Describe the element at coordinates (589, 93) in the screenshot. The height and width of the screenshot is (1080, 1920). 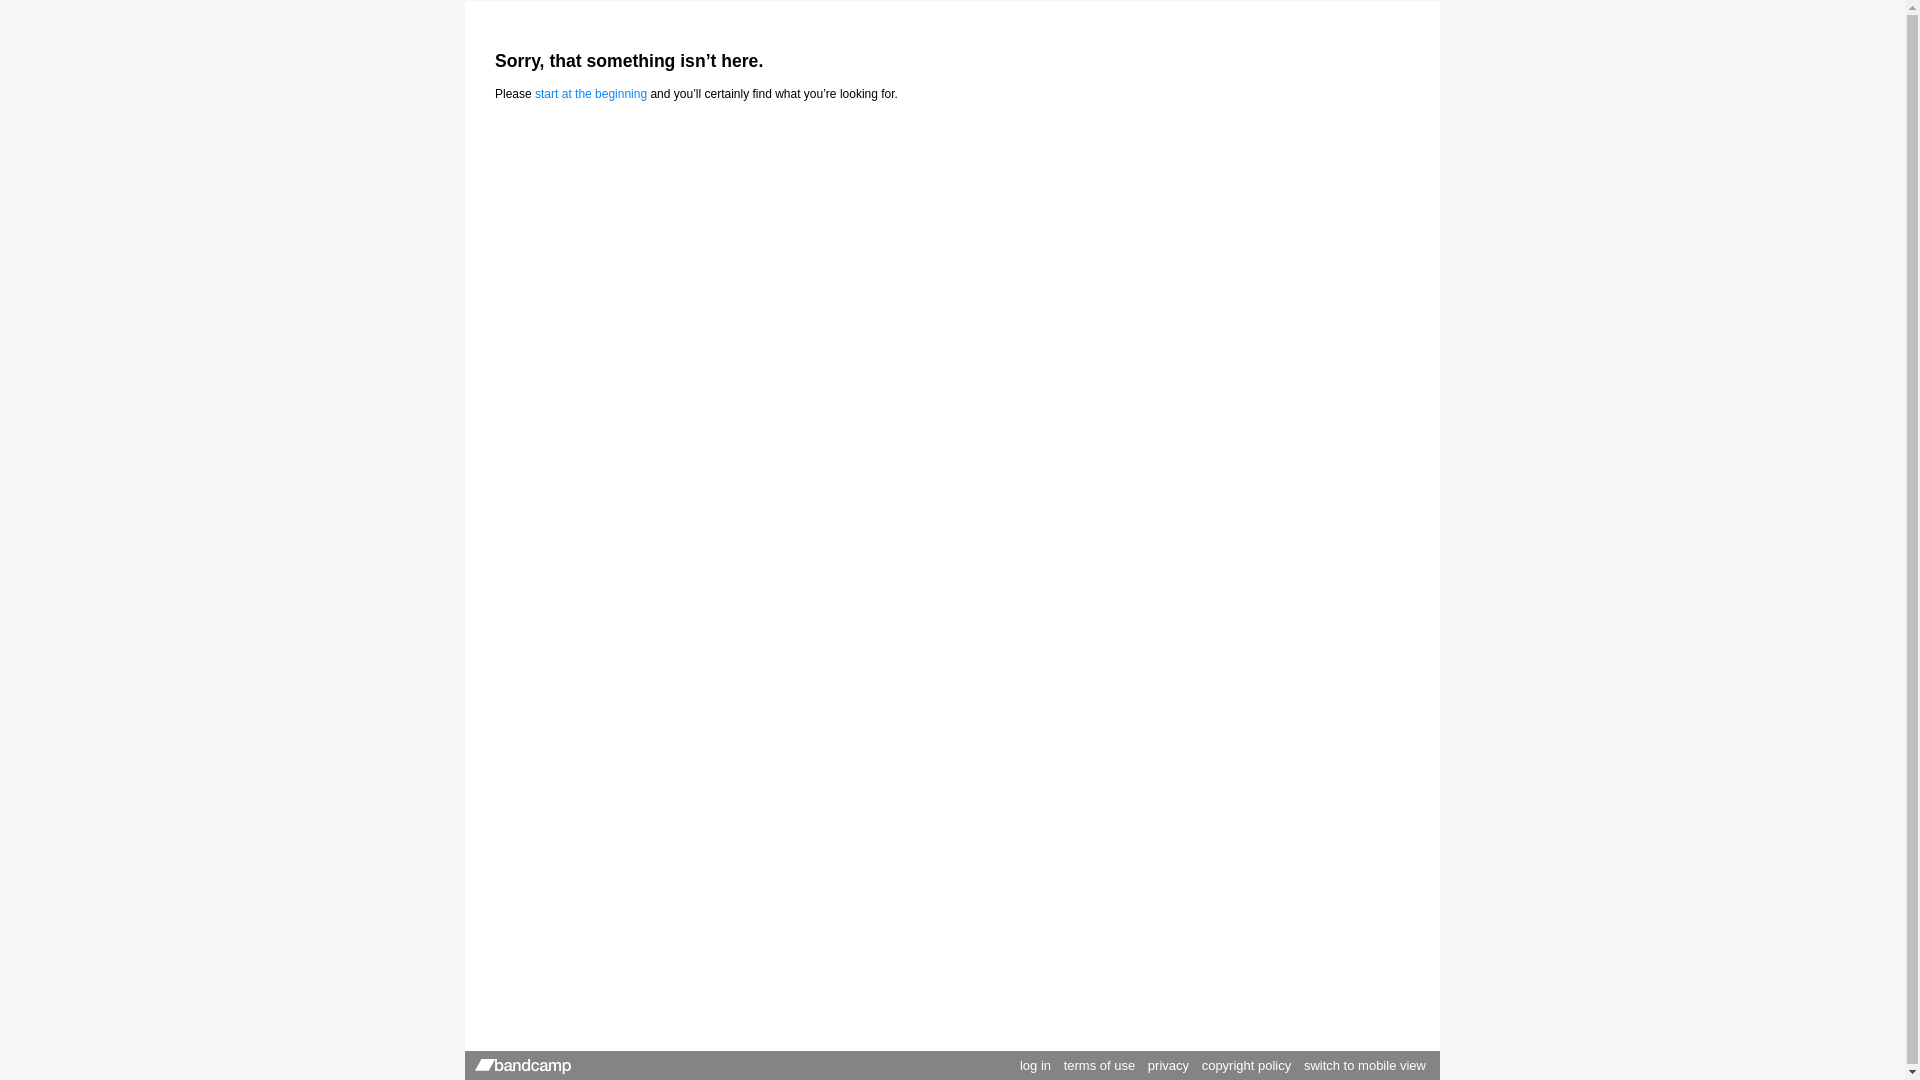
I see `'start at the beginning'` at that location.